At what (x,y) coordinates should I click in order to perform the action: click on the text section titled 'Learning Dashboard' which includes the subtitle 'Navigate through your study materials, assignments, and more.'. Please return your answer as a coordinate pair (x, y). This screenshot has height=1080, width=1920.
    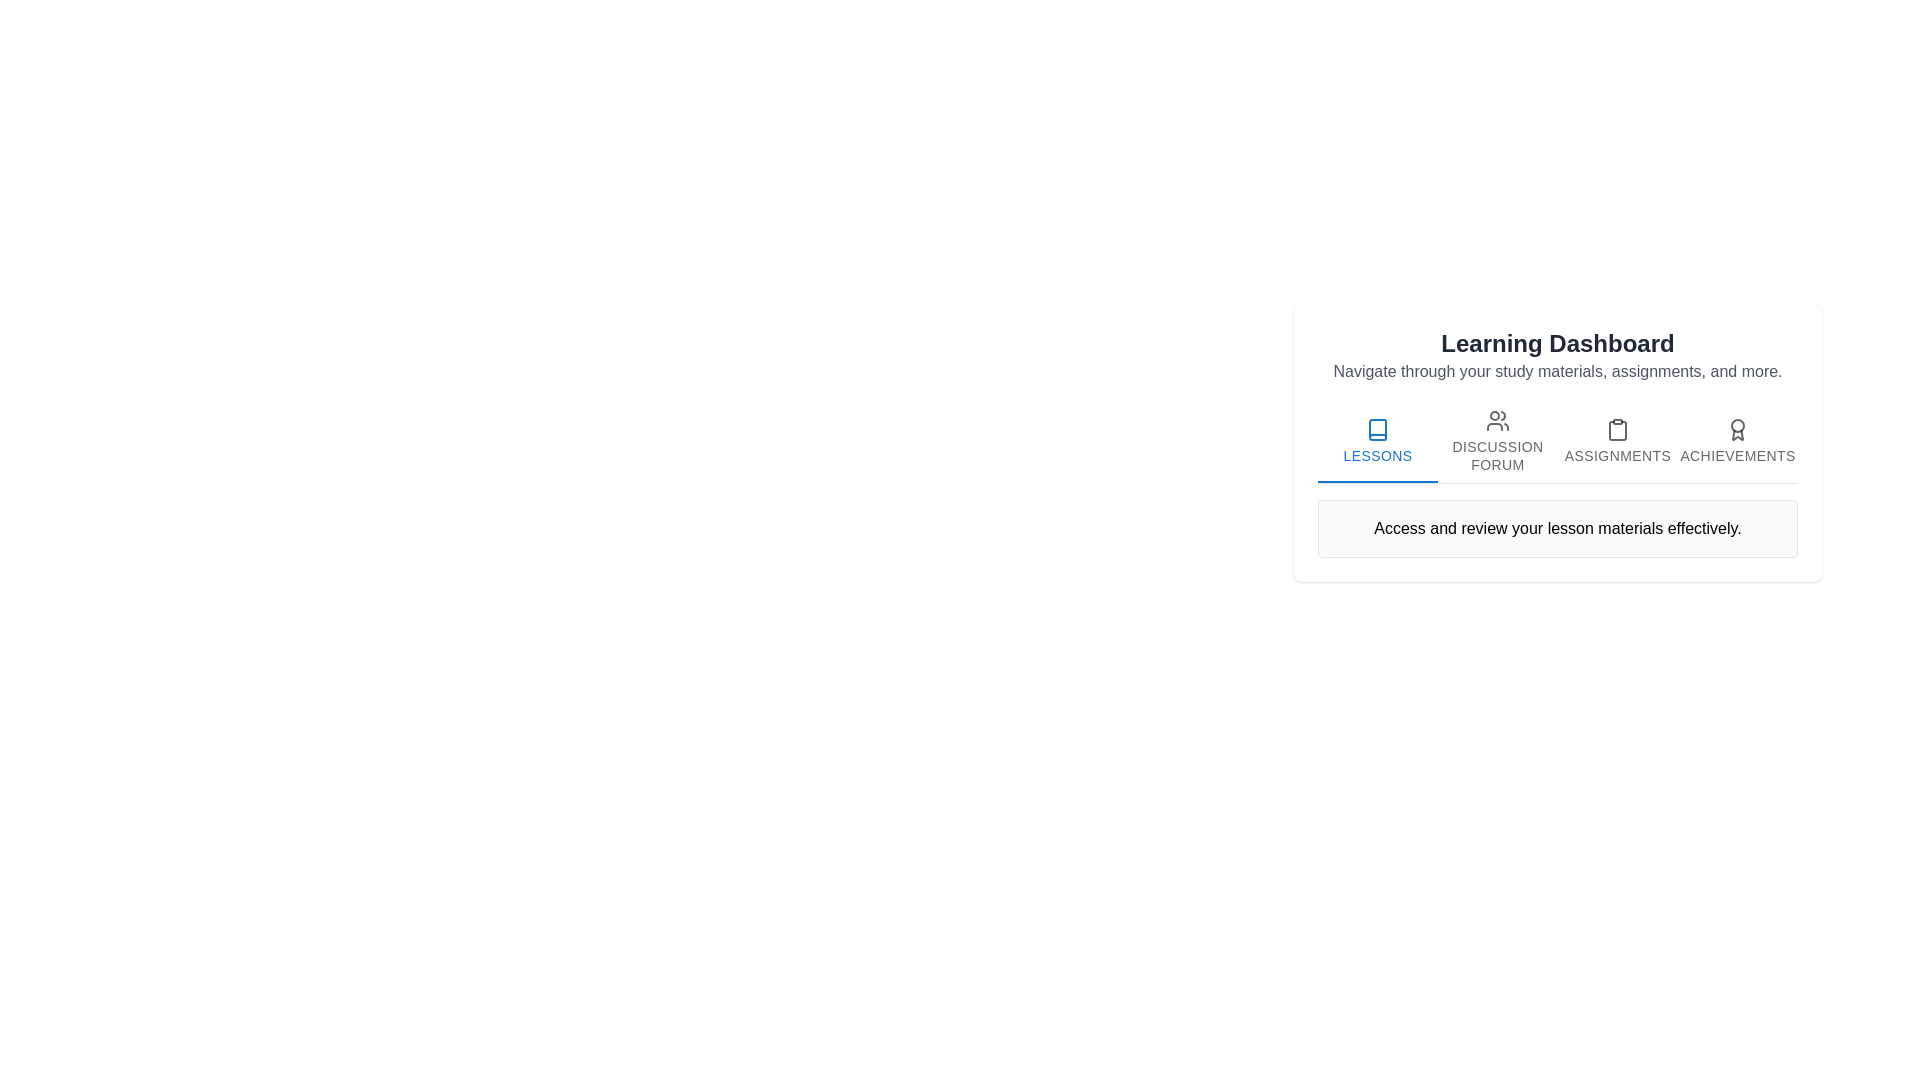
    Looking at the image, I should click on (1557, 354).